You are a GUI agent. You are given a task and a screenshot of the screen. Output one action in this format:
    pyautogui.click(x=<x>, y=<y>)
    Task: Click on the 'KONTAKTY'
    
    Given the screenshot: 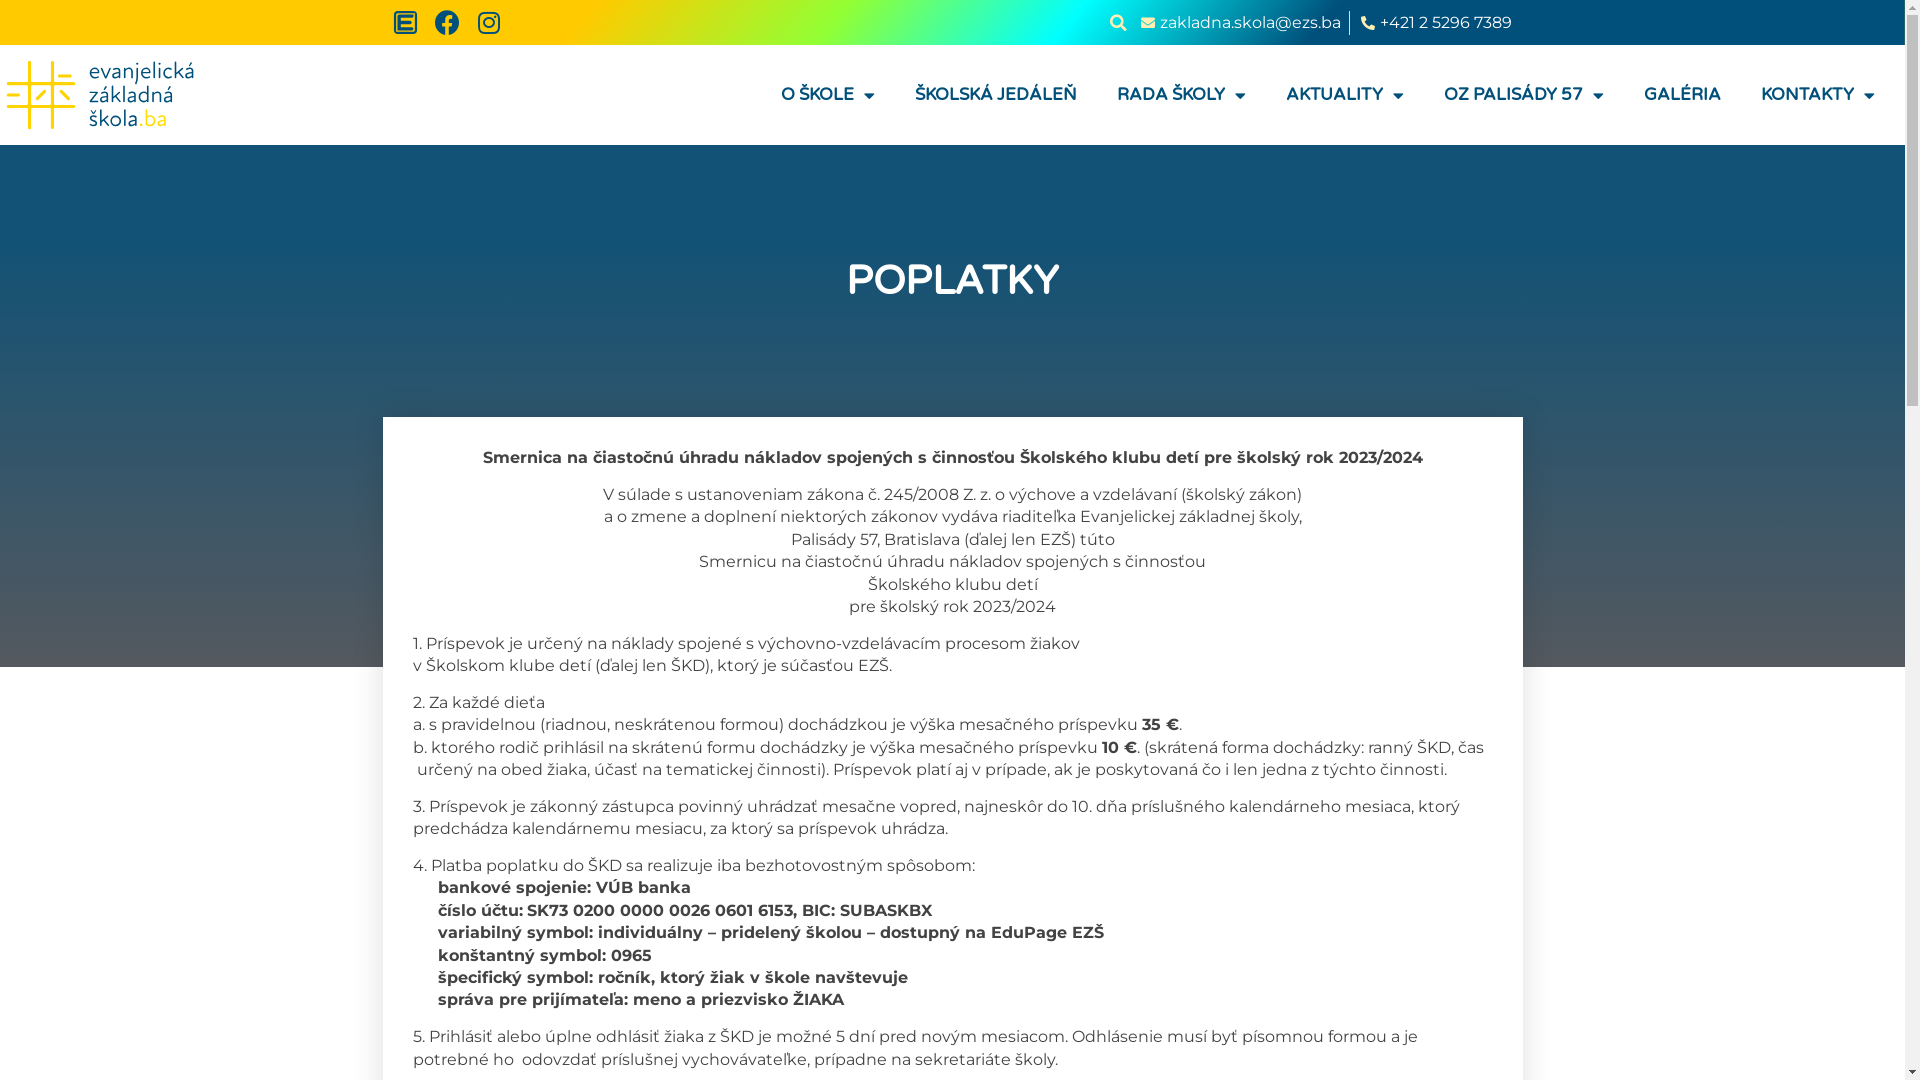 What is the action you would take?
    pyautogui.click(x=1818, y=95)
    